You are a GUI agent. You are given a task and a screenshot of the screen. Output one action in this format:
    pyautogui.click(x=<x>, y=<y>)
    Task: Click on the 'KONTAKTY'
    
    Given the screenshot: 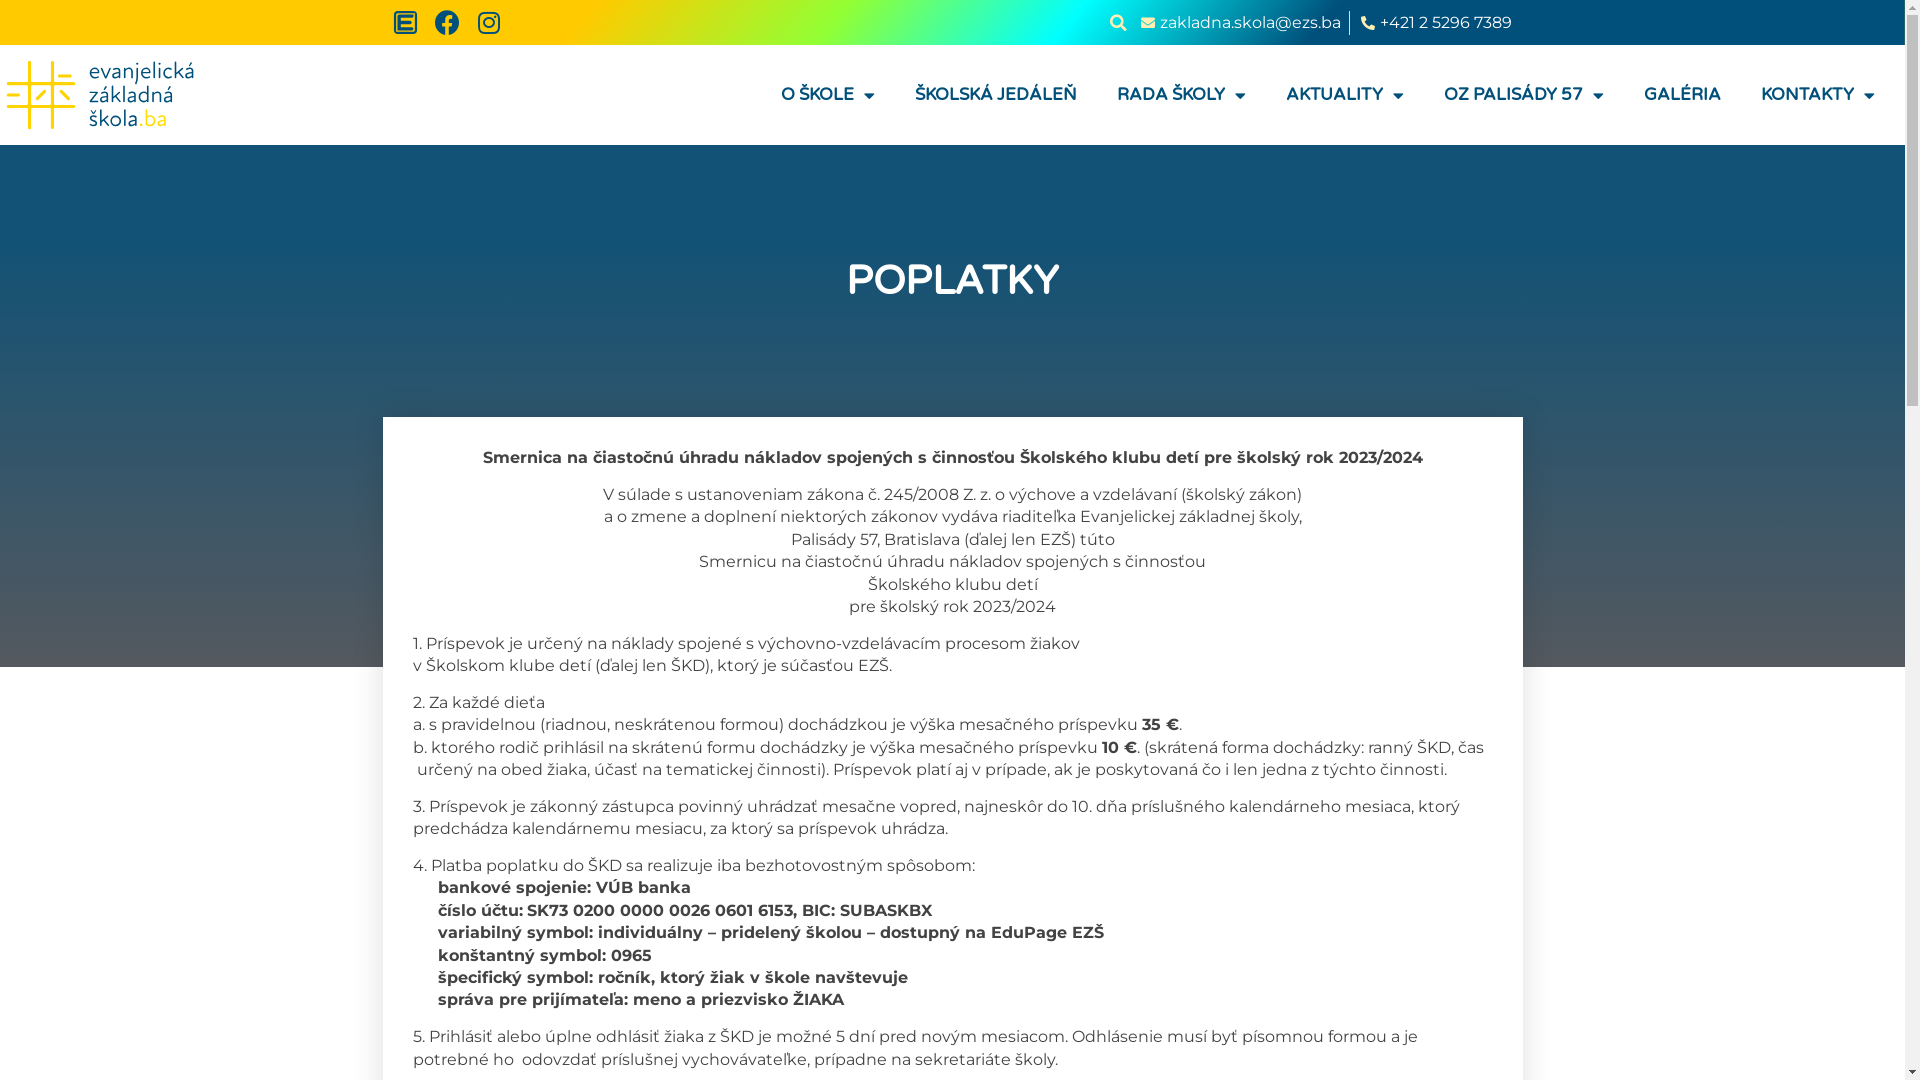 What is the action you would take?
    pyautogui.click(x=1818, y=95)
    